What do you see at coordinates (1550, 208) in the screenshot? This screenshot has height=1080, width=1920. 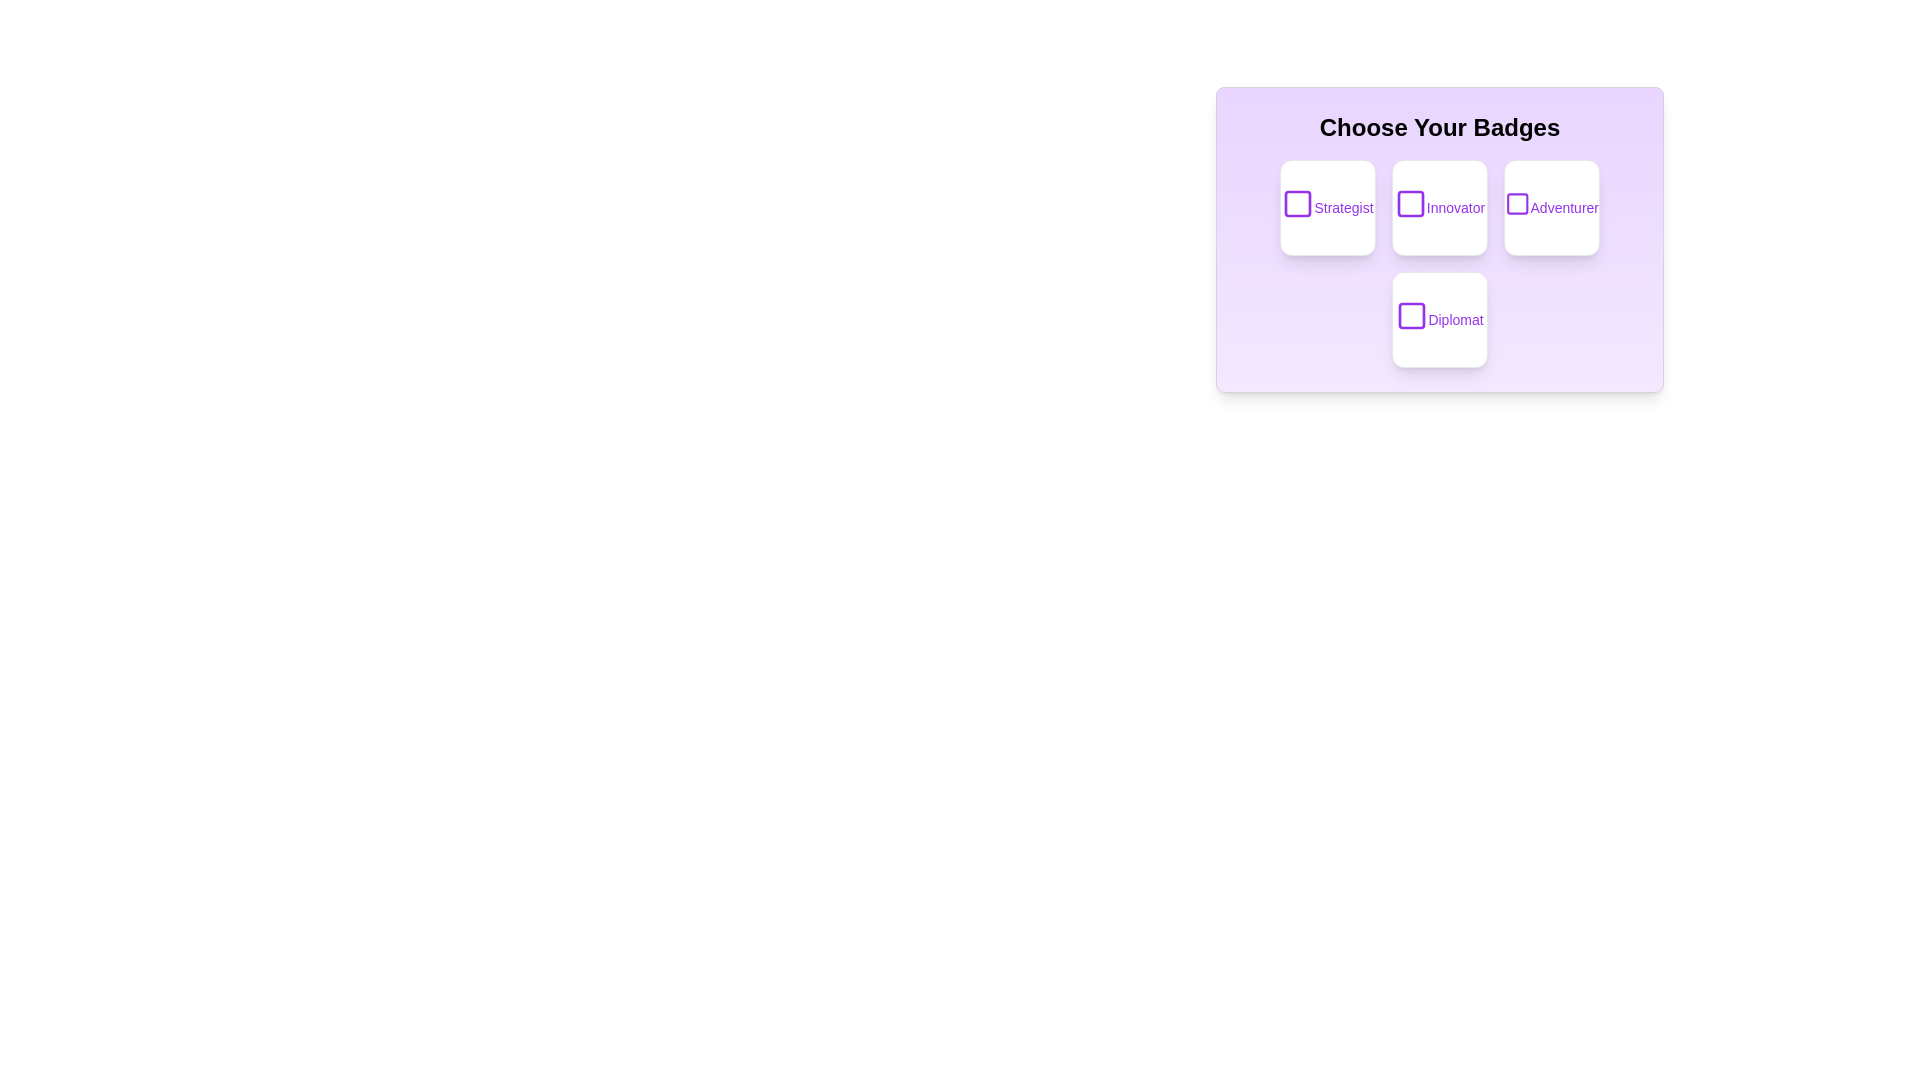 I see `the badge labeled 'Adventurer'` at bounding box center [1550, 208].